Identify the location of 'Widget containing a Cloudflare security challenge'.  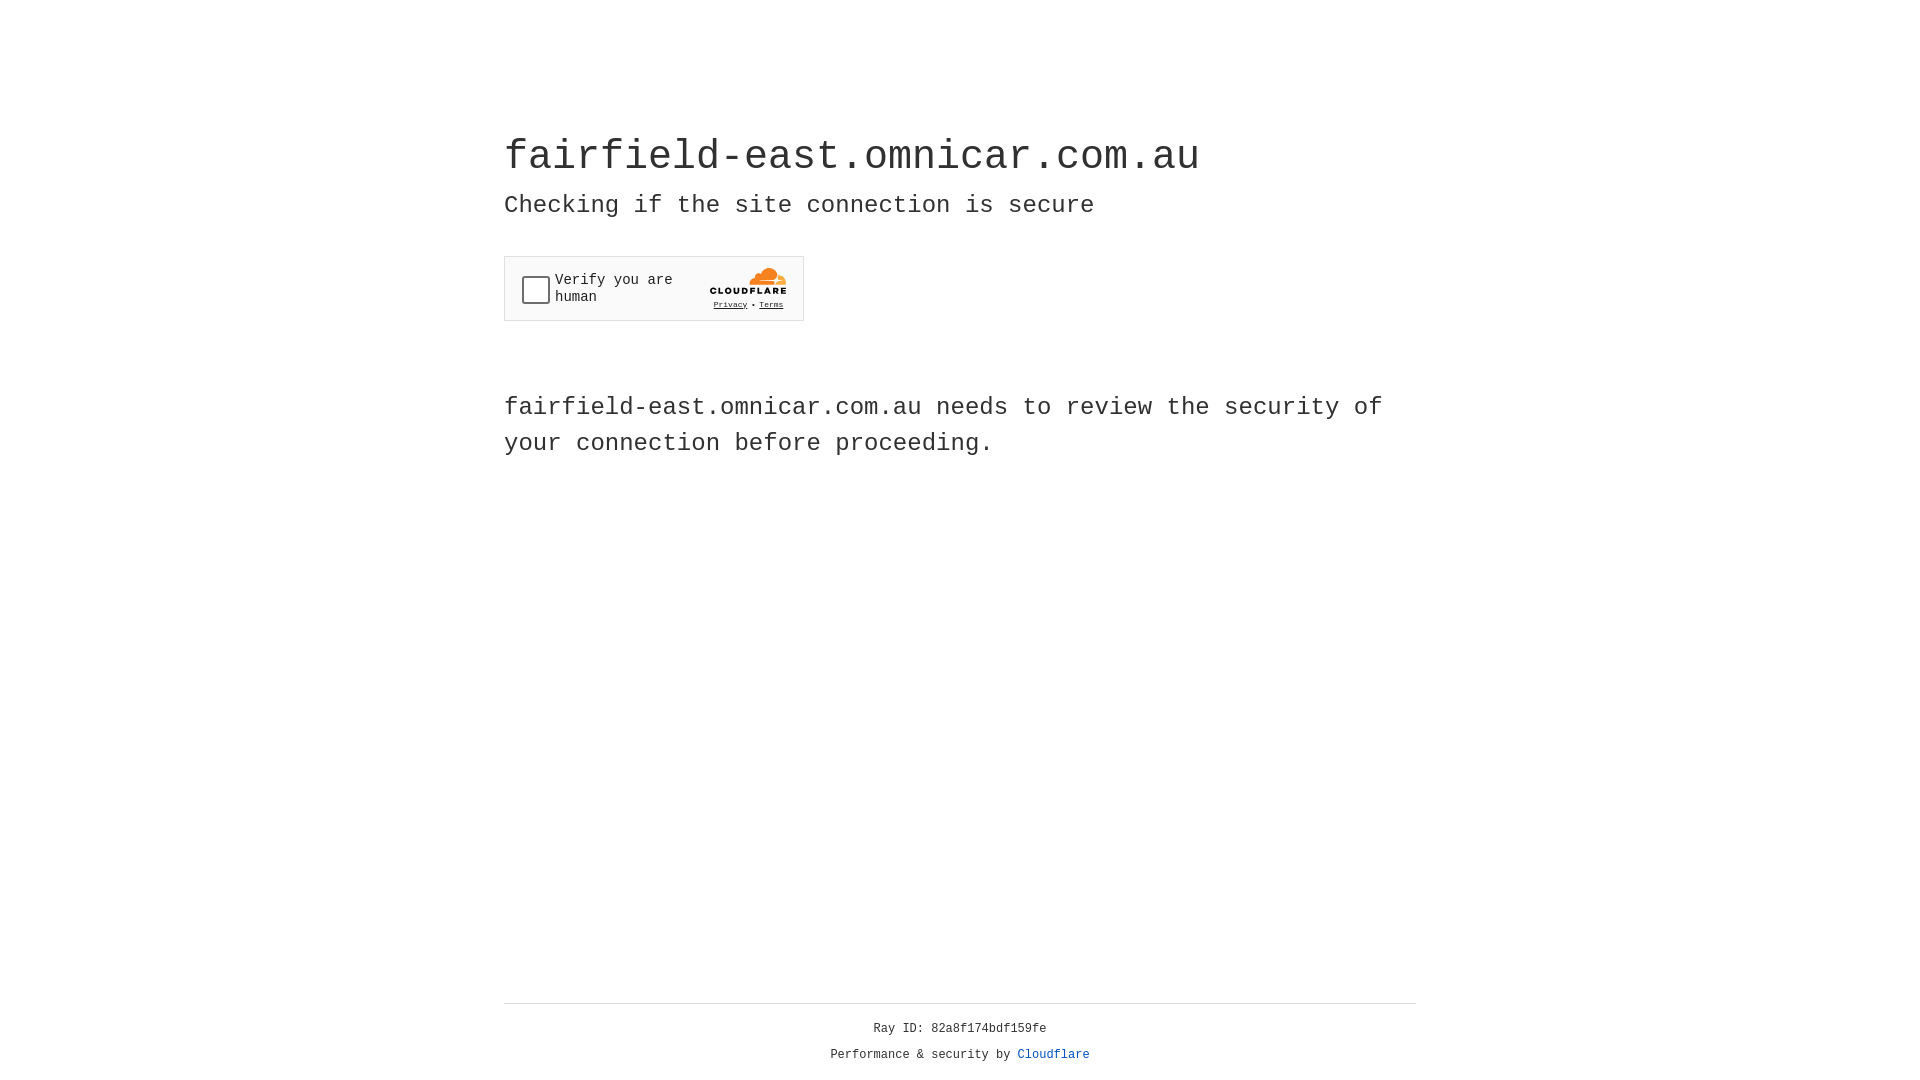
(653, 288).